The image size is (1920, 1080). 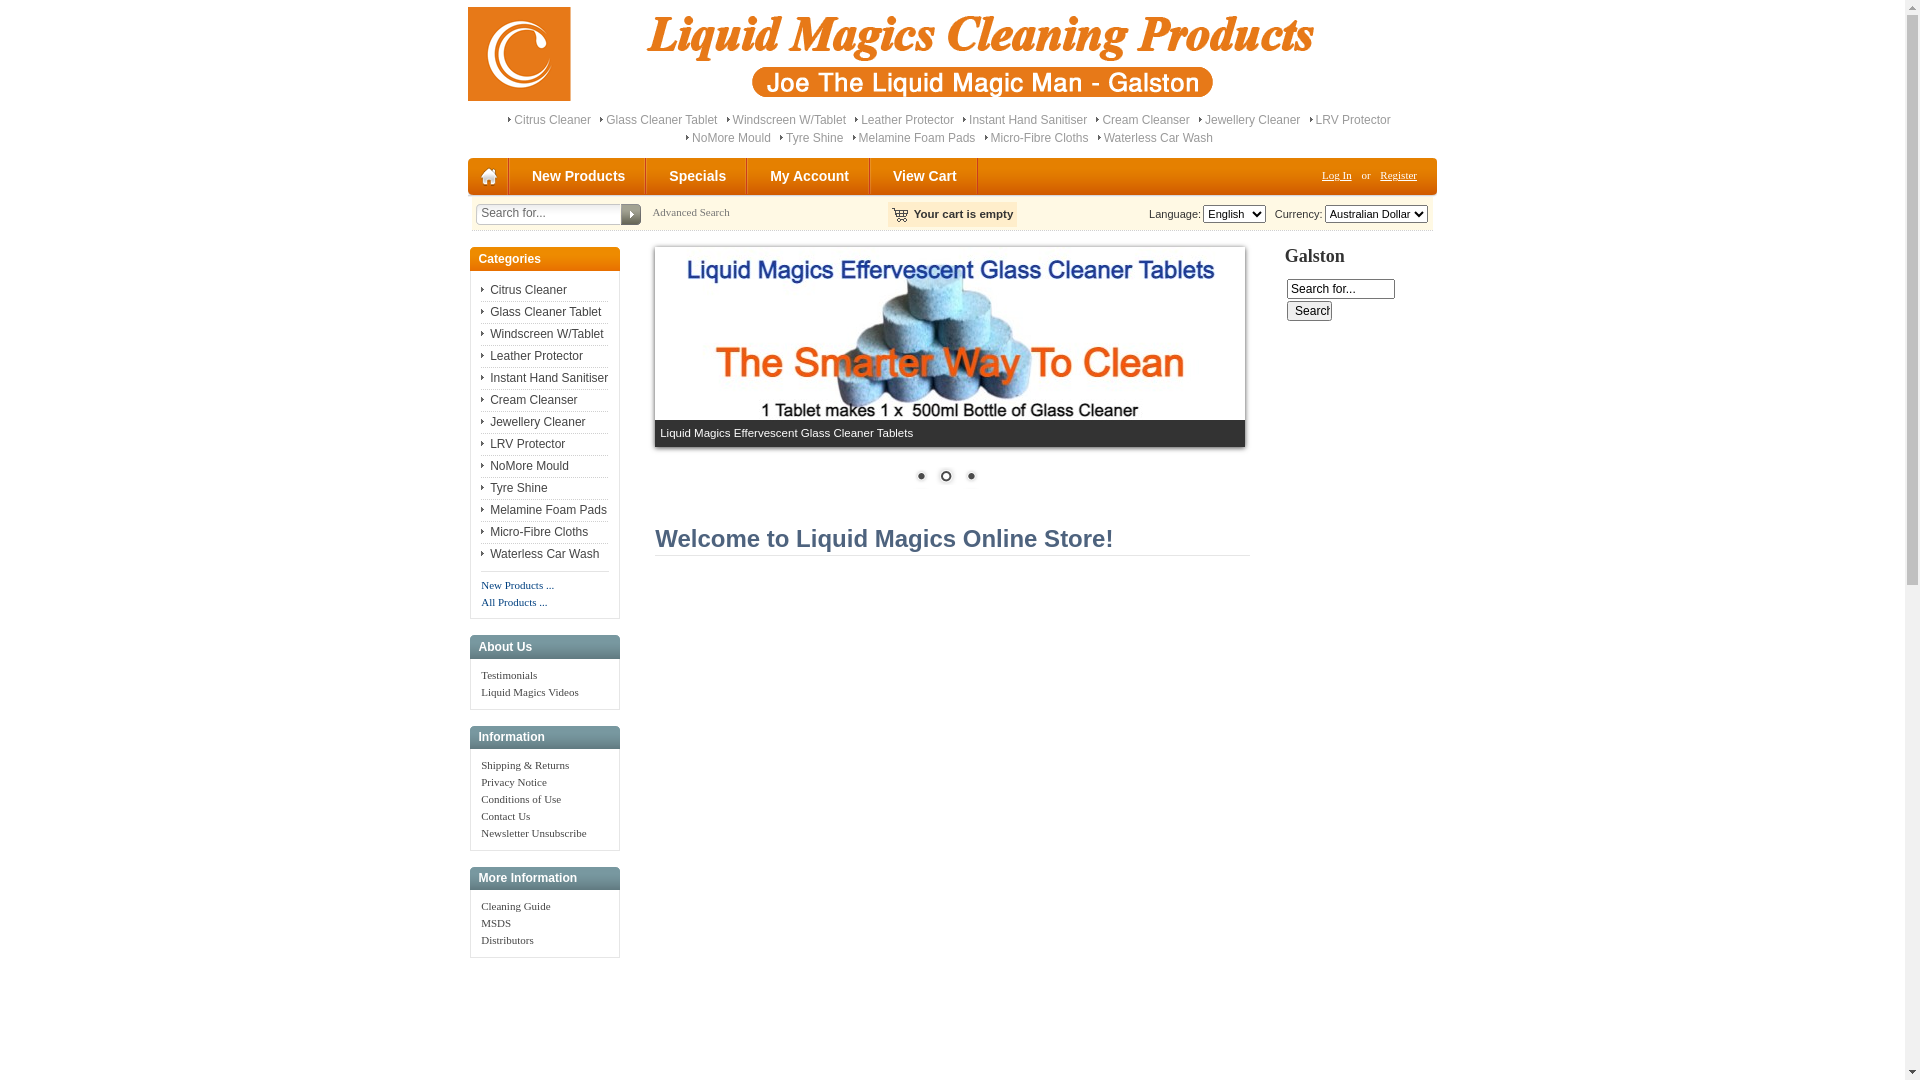 What do you see at coordinates (513, 600) in the screenshot?
I see `'All Products ...'` at bounding box center [513, 600].